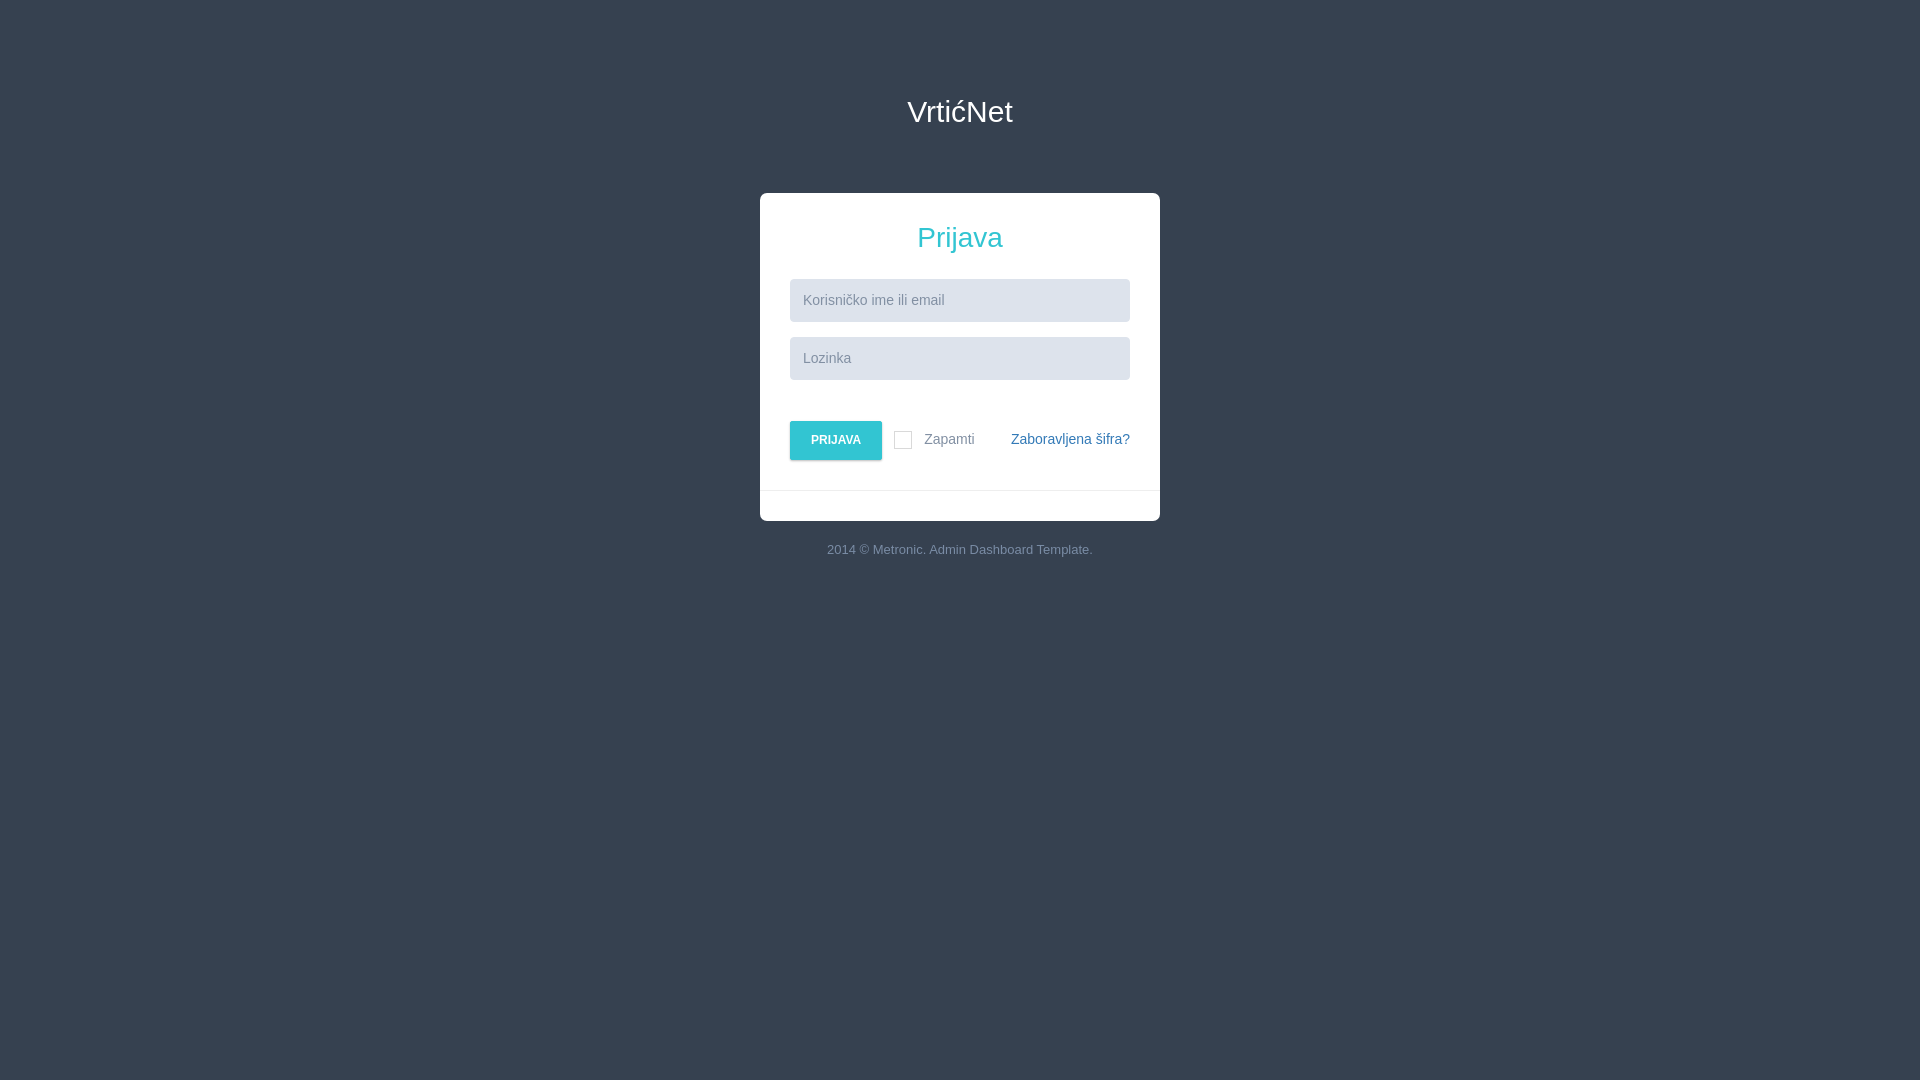 The height and width of the screenshot is (1080, 1920). Describe the element at coordinates (789, 439) in the screenshot. I see `'PRIJAVA'` at that location.